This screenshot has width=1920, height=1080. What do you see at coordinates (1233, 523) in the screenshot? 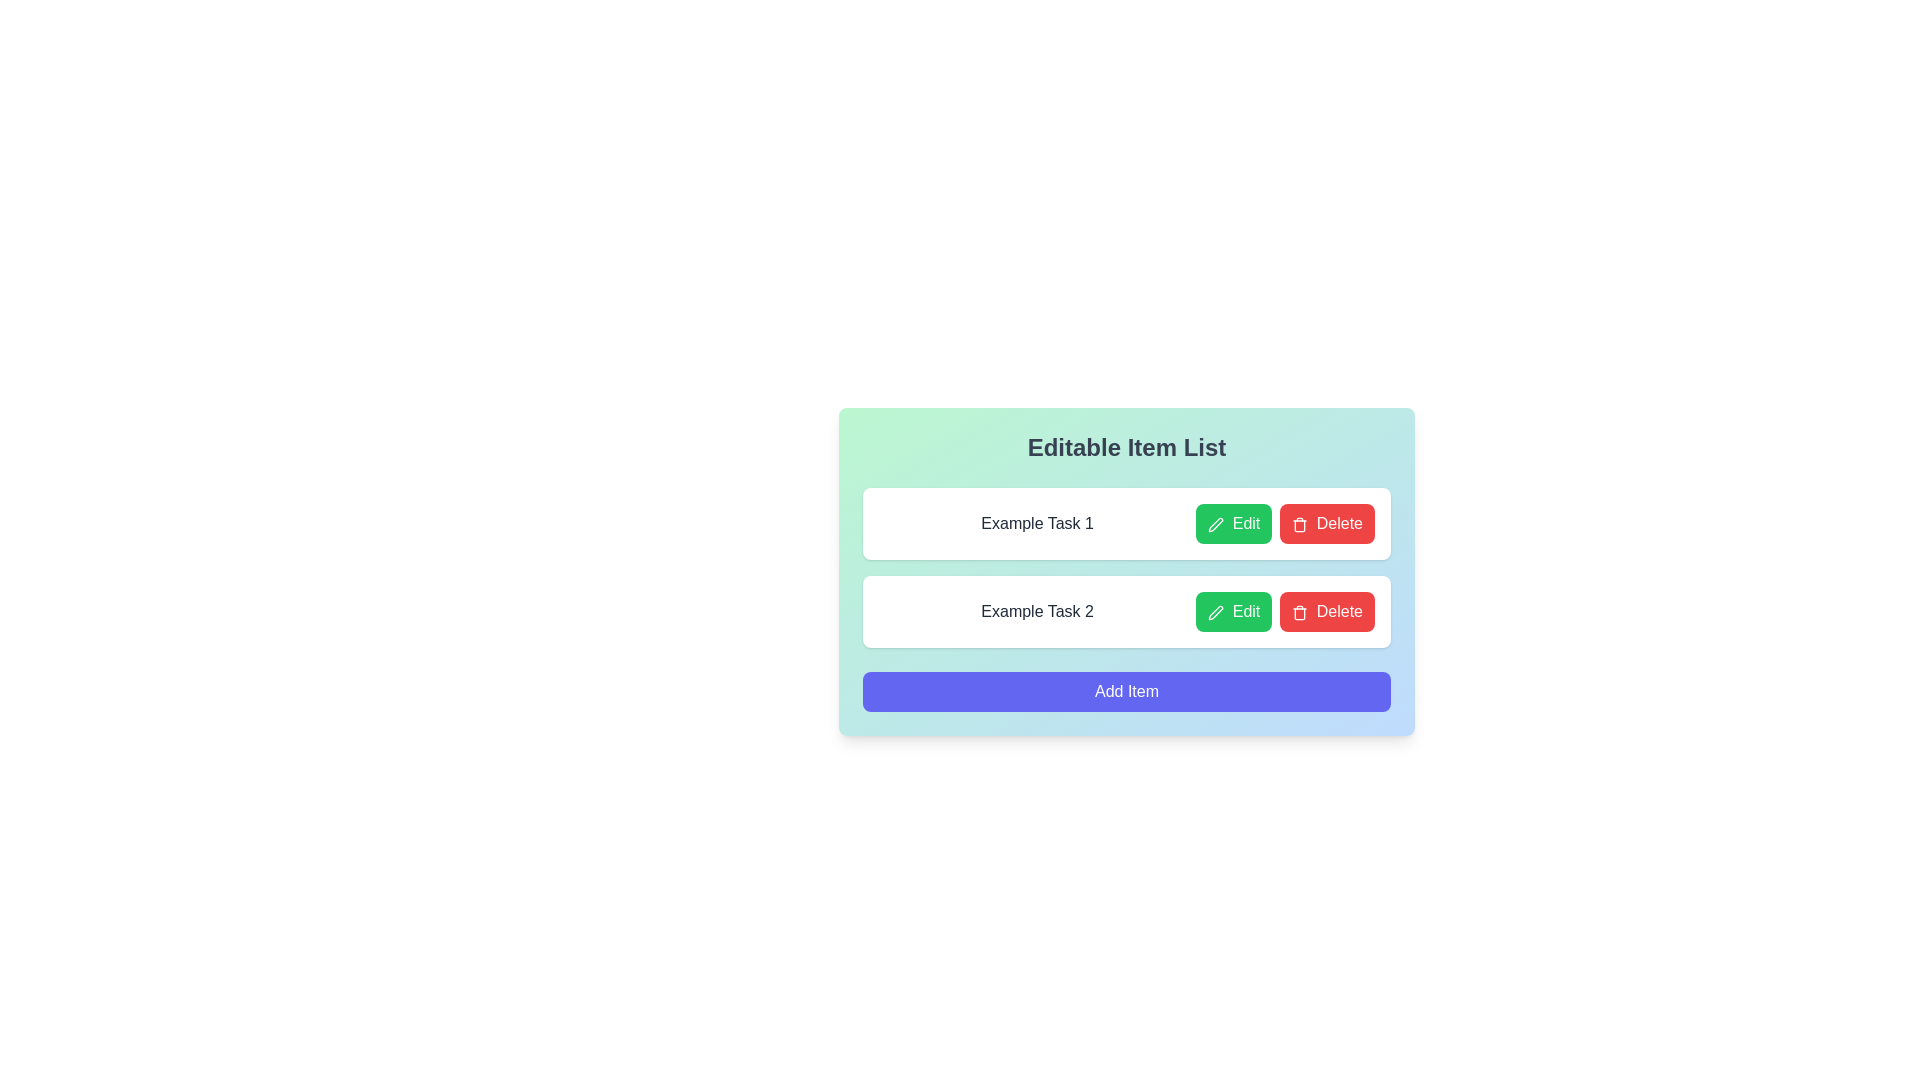
I see `the 'Edit' button associated with 'Example Task 1' to observe the hover effect` at bounding box center [1233, 523].